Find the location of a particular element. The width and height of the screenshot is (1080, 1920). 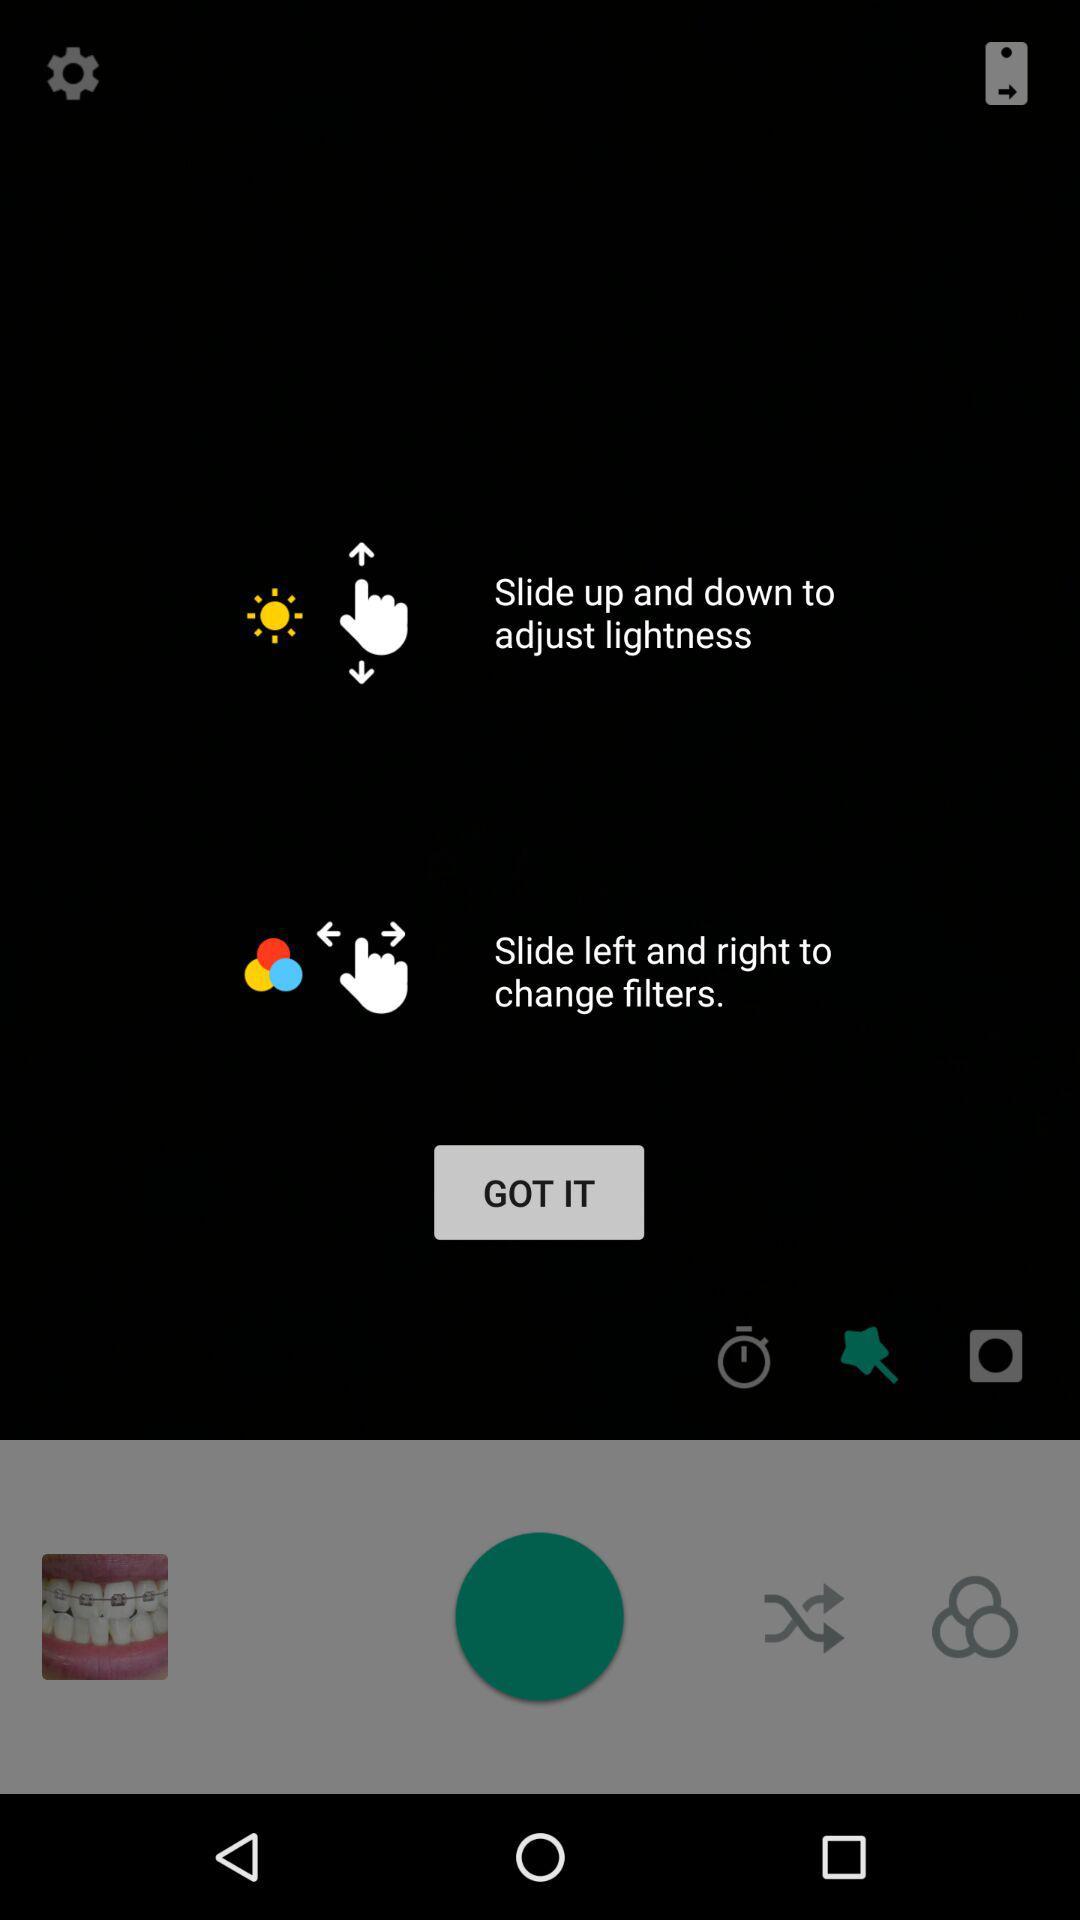

the time icon is located at coordinates (744, 1451).